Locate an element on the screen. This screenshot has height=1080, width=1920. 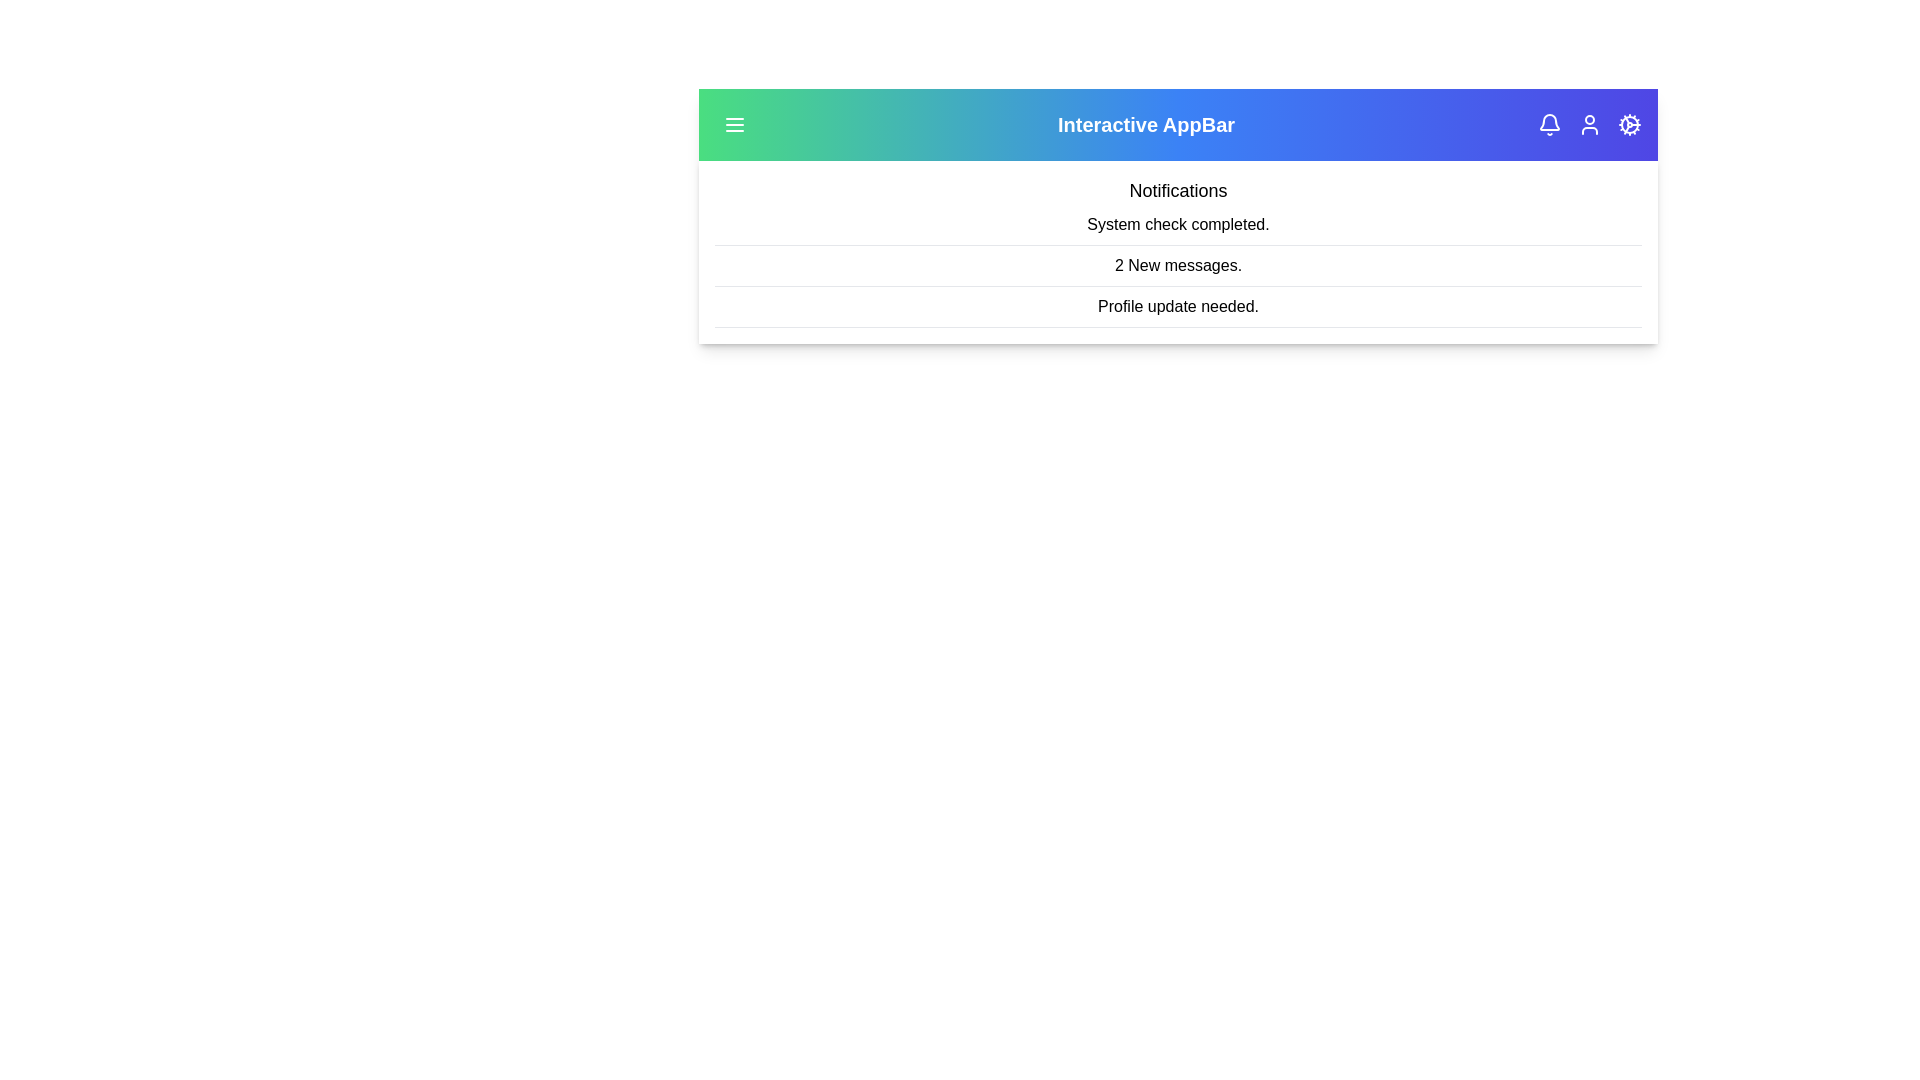
the bell icon to view notifications is located at coordinates (1549, 124).